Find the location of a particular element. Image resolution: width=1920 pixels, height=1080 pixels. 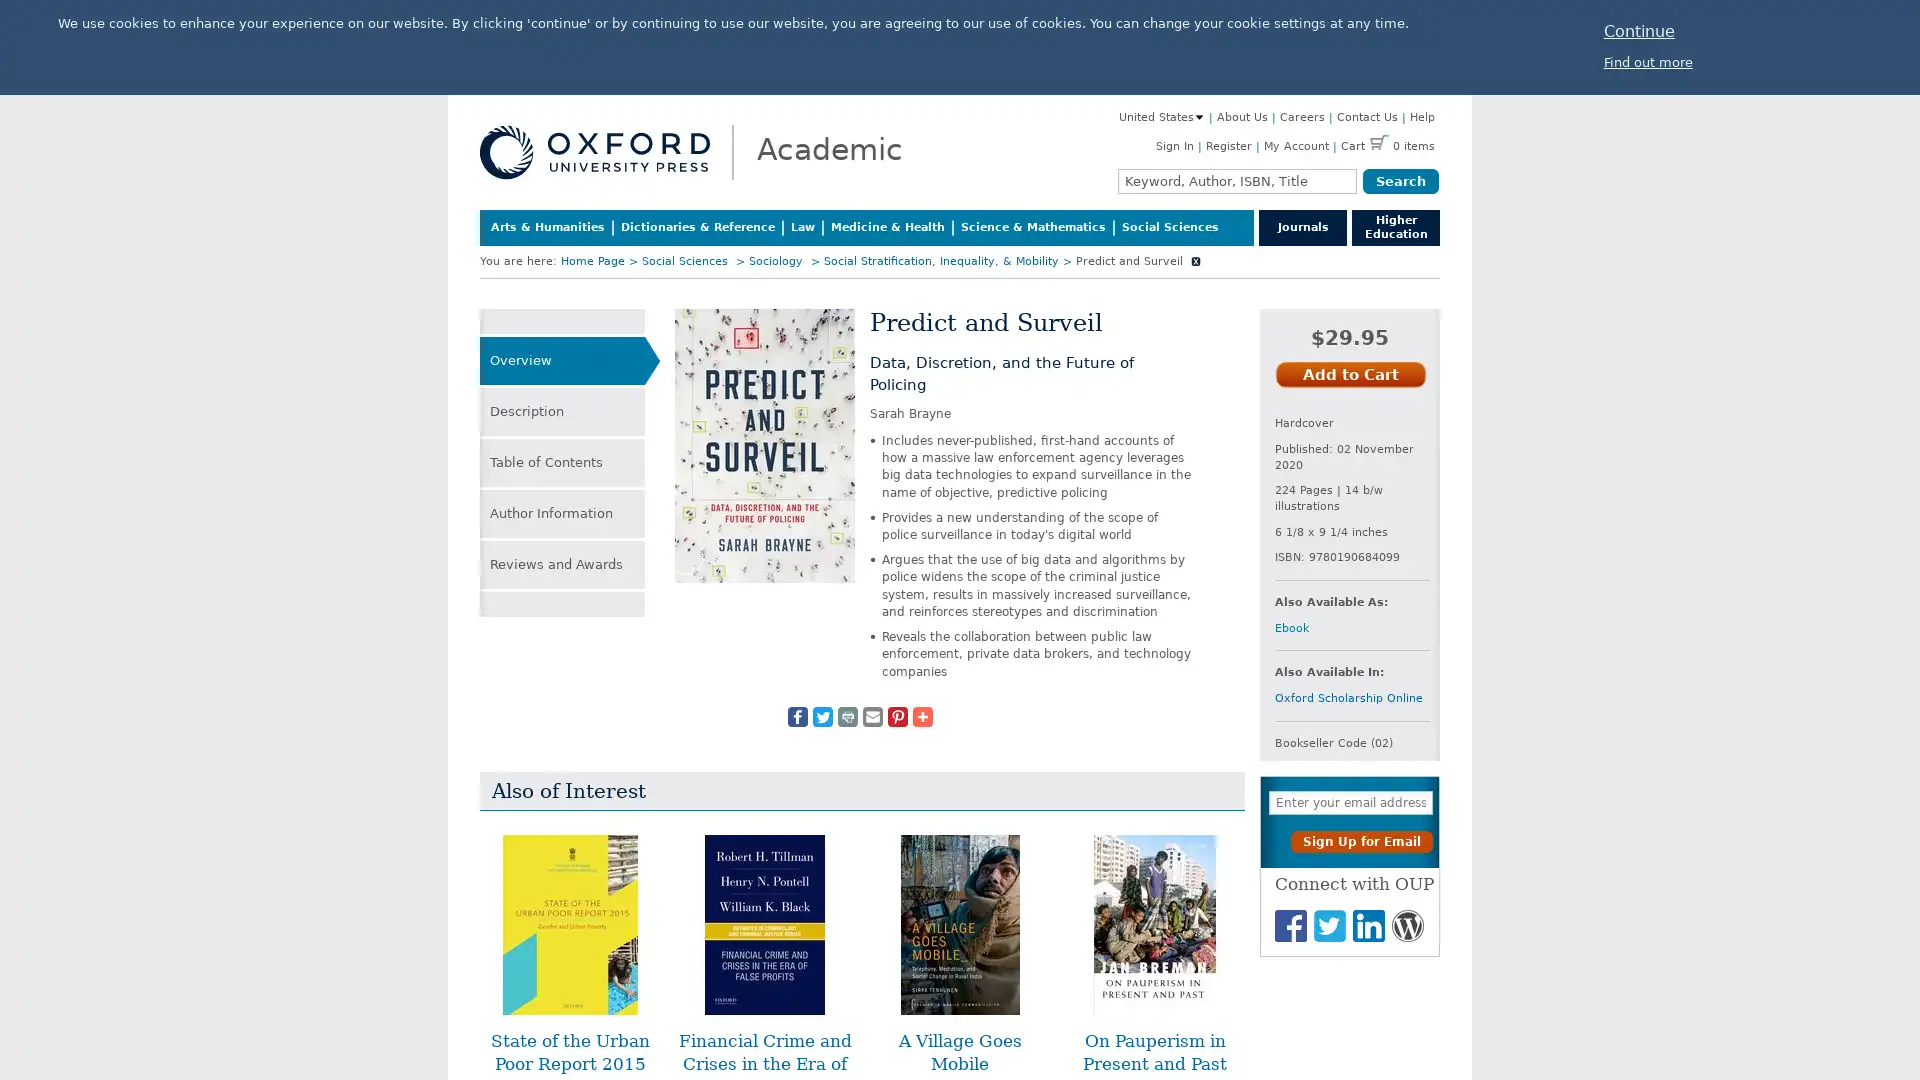

Share to Twitter is located at coordinates (821, 715).